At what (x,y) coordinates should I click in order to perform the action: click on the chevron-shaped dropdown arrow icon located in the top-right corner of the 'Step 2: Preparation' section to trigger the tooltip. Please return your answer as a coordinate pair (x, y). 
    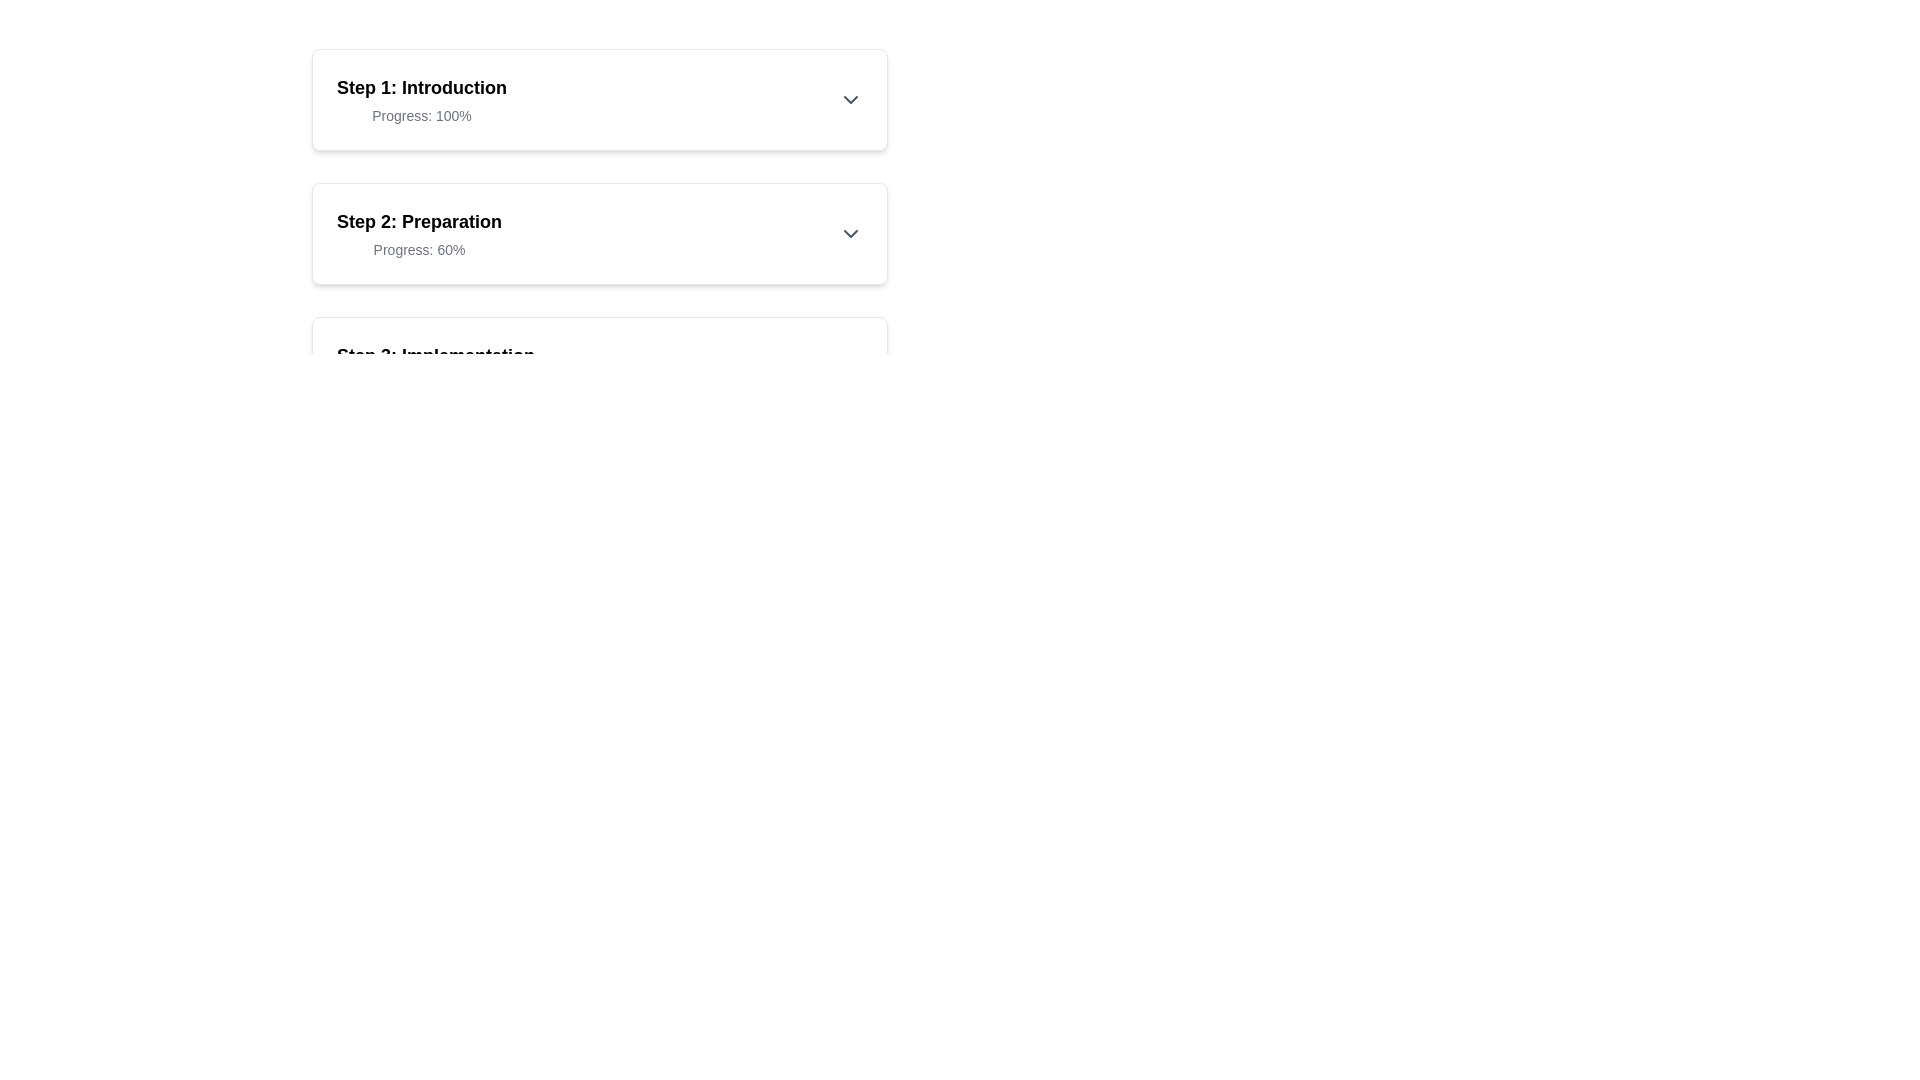
    Looking at the image, I should click on (850, 233).